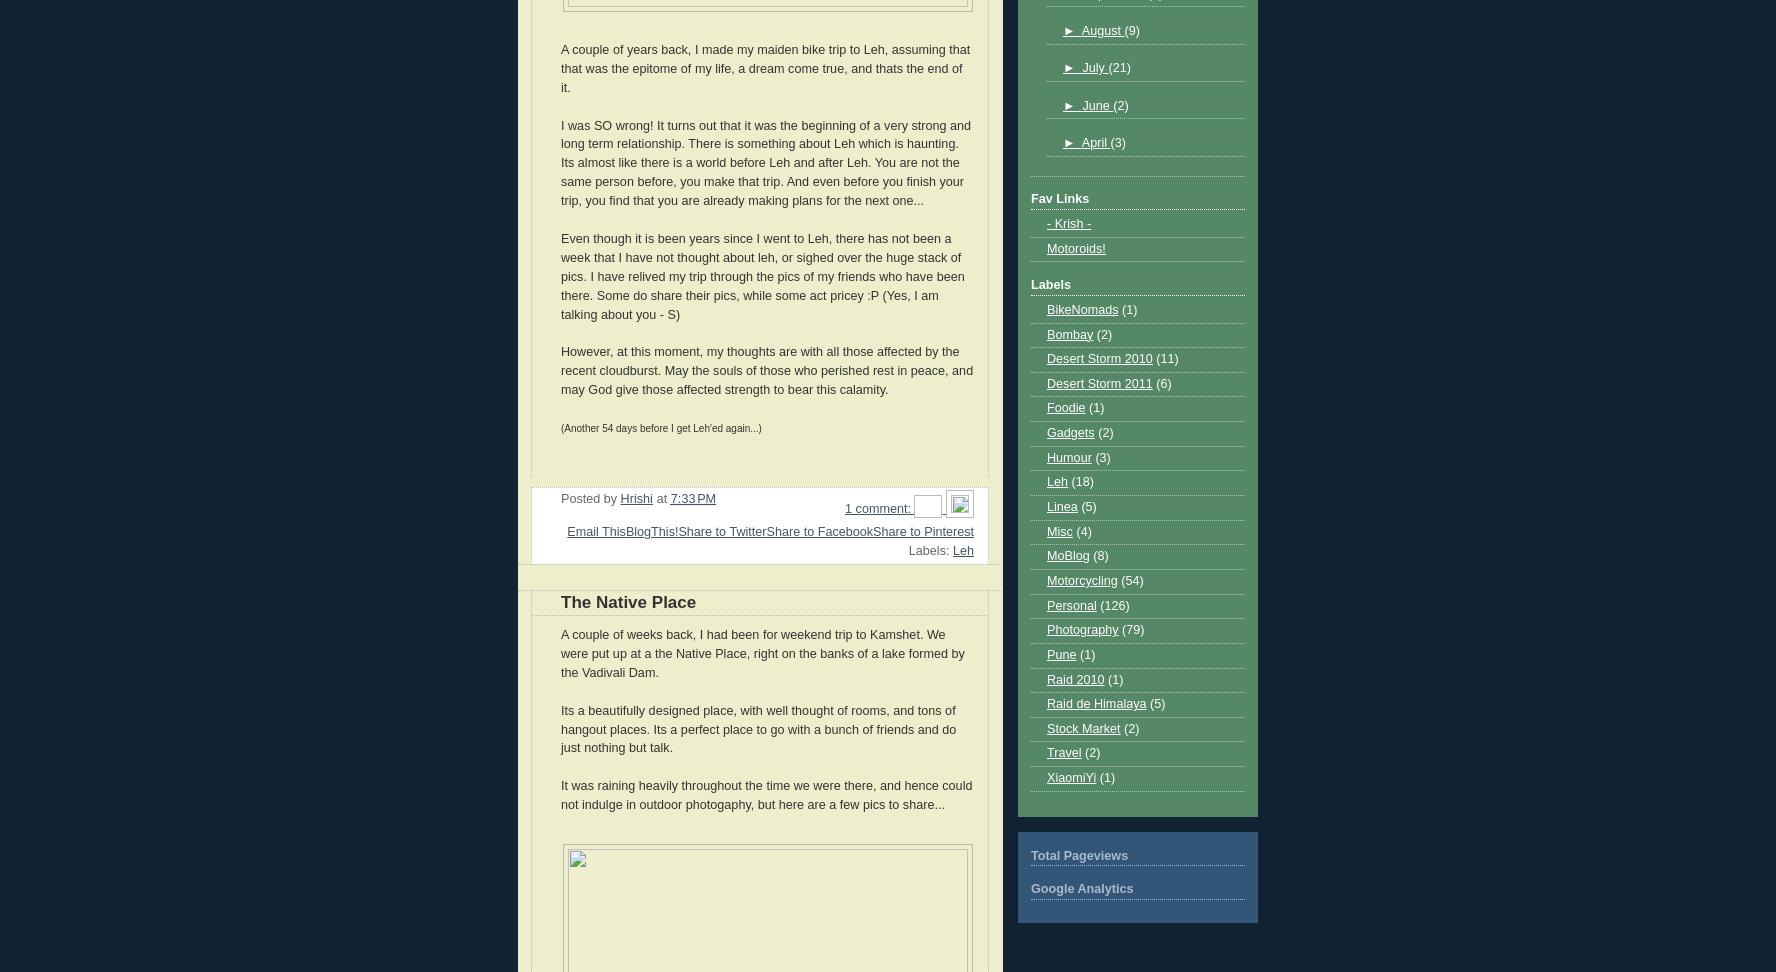 This screenshot has height=972, width=1776. Describe the element at coordinates (1075, 247) in the screenshot. I see `'Motoroids!'` at that location.